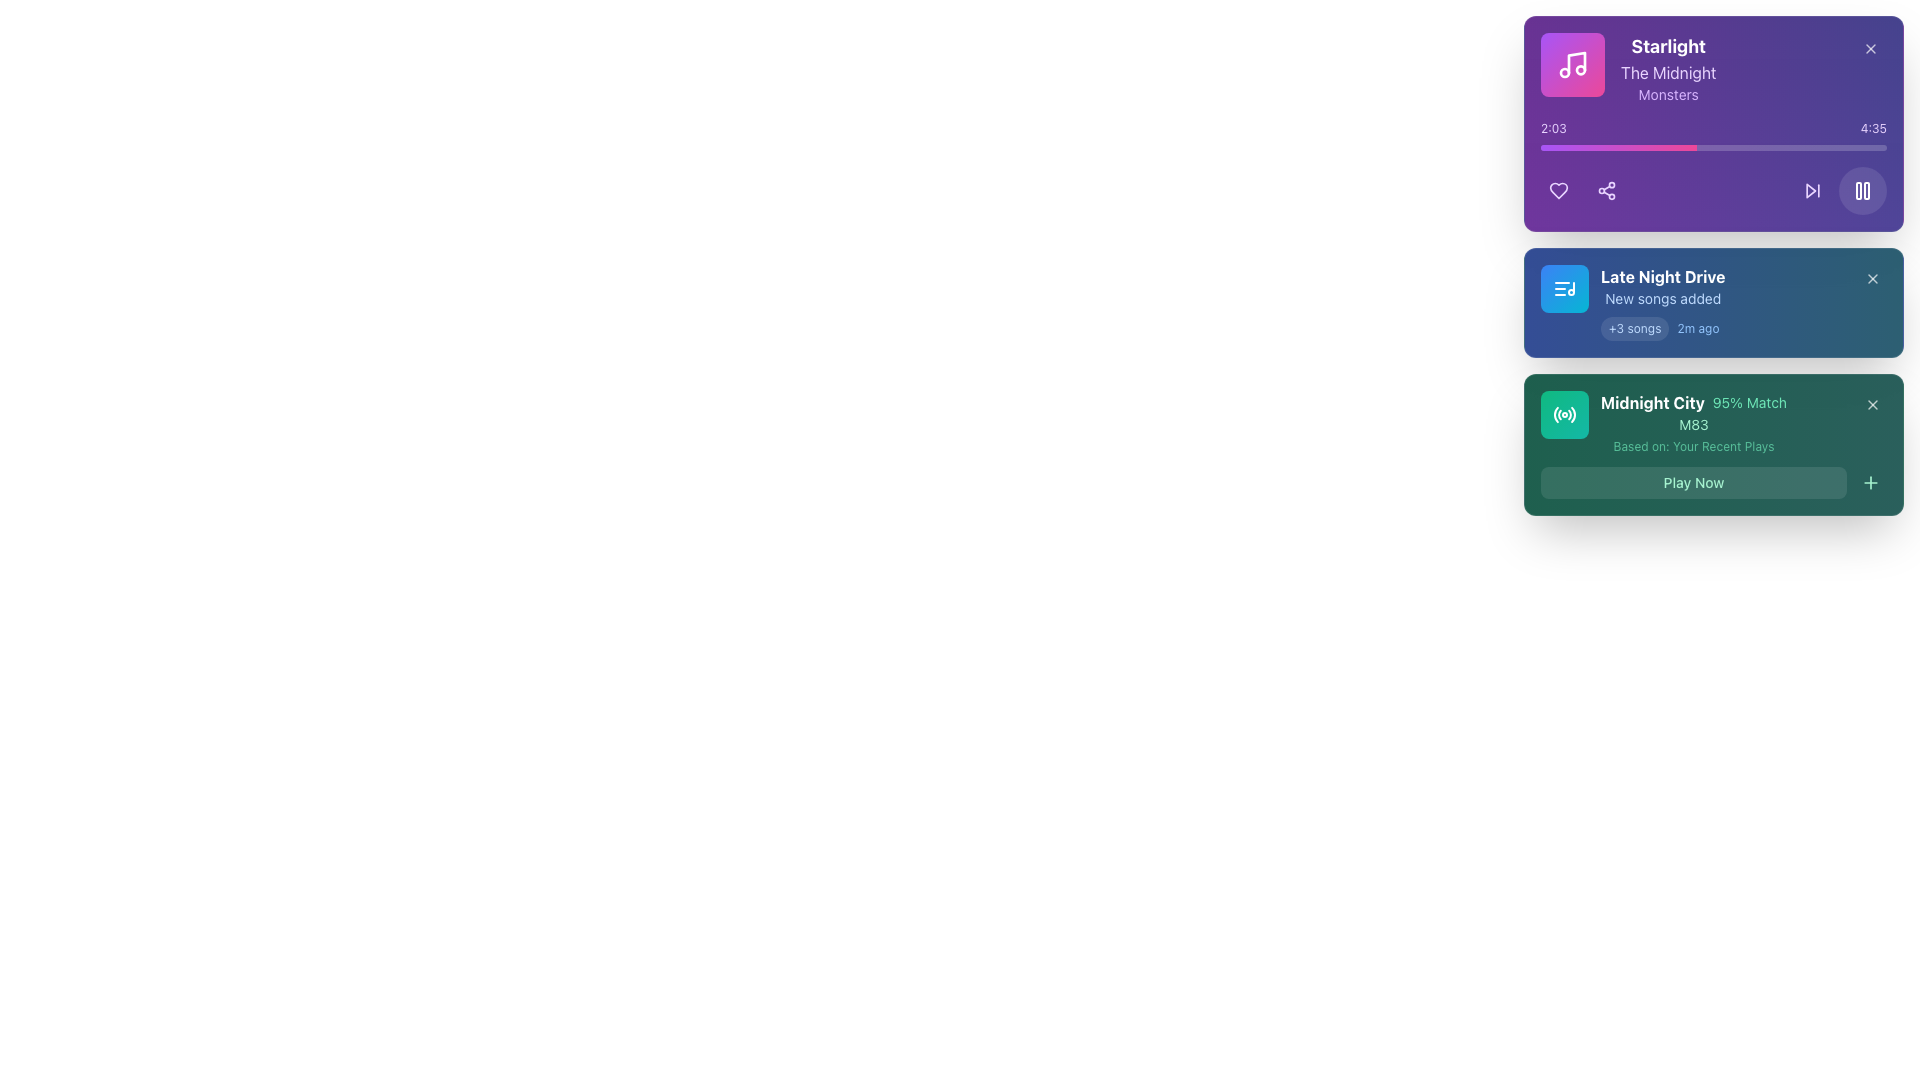 The image size is (1920, 1080). Describe the element at coordinates (1628, 68) in the screenshot. I see `the song details displayed` at that location.